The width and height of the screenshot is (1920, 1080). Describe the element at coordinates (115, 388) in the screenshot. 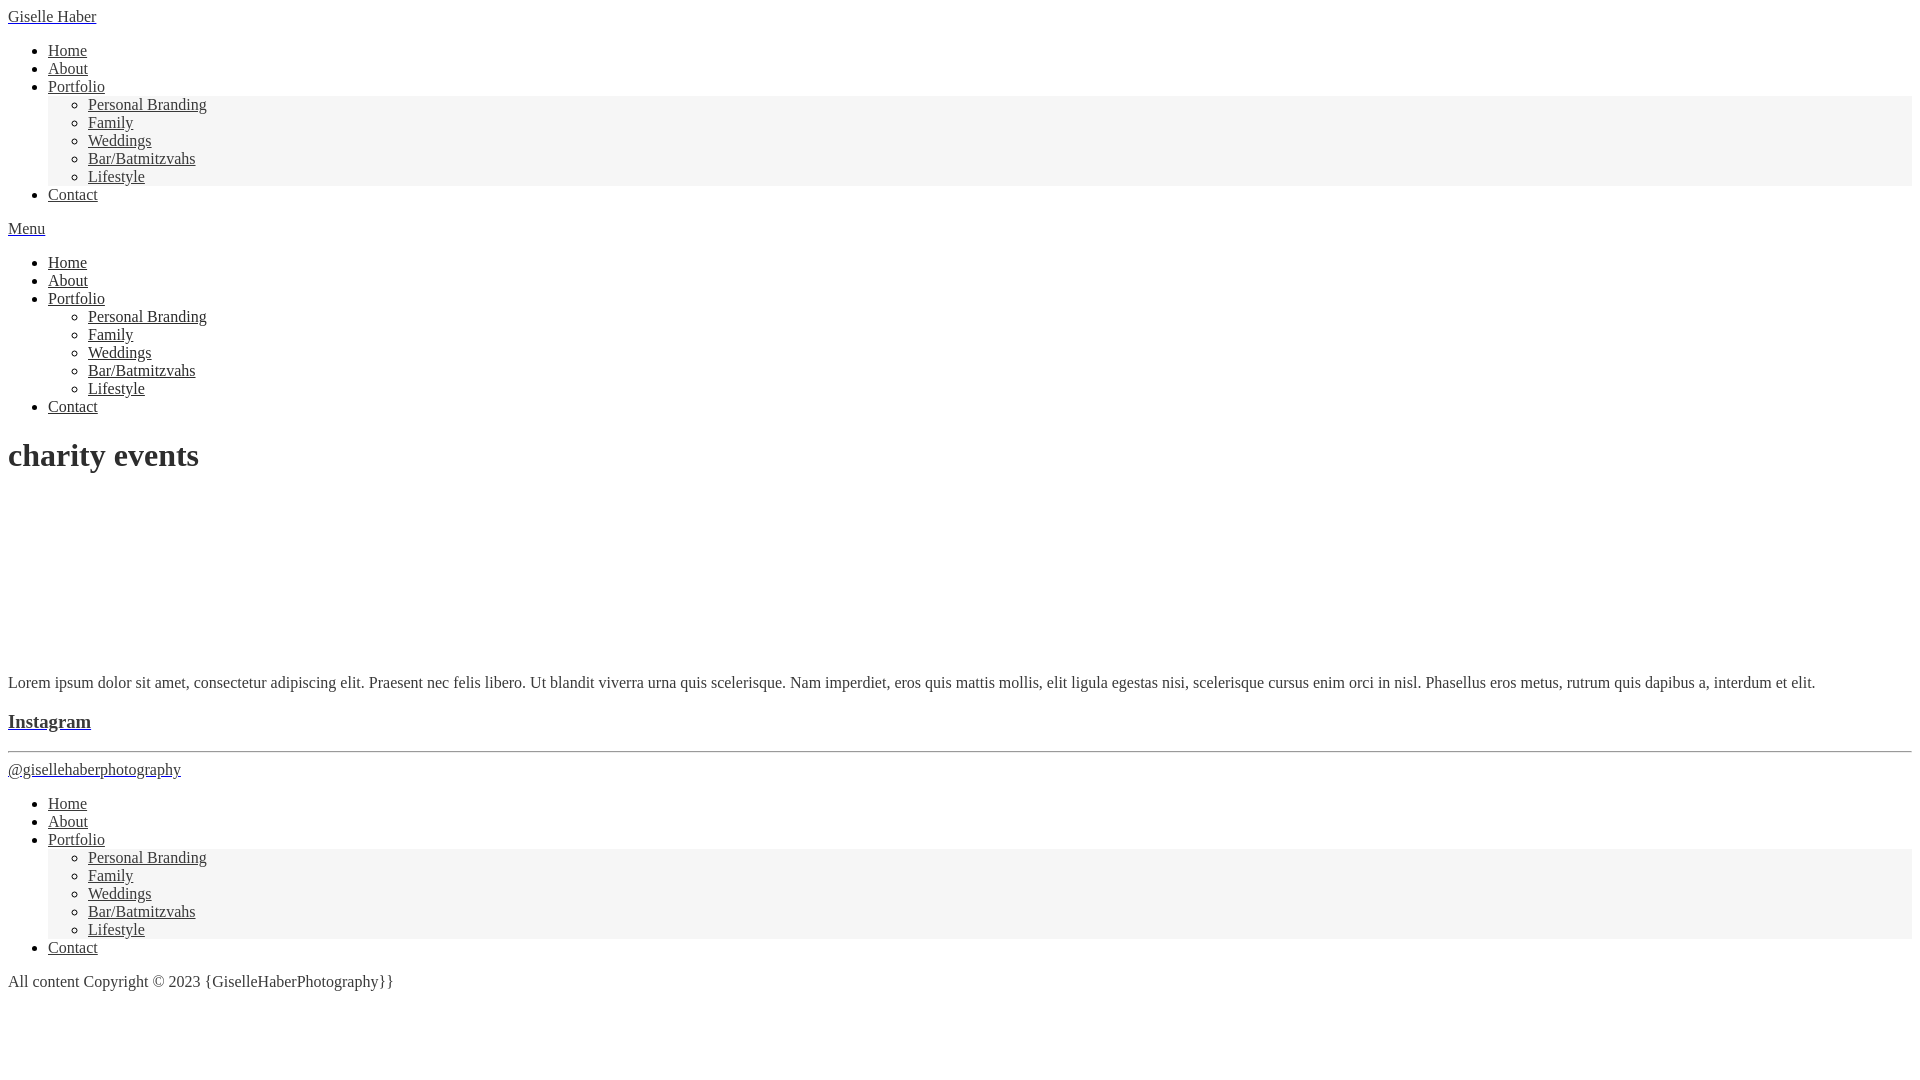

I see `'Lifestyle'` at that location.